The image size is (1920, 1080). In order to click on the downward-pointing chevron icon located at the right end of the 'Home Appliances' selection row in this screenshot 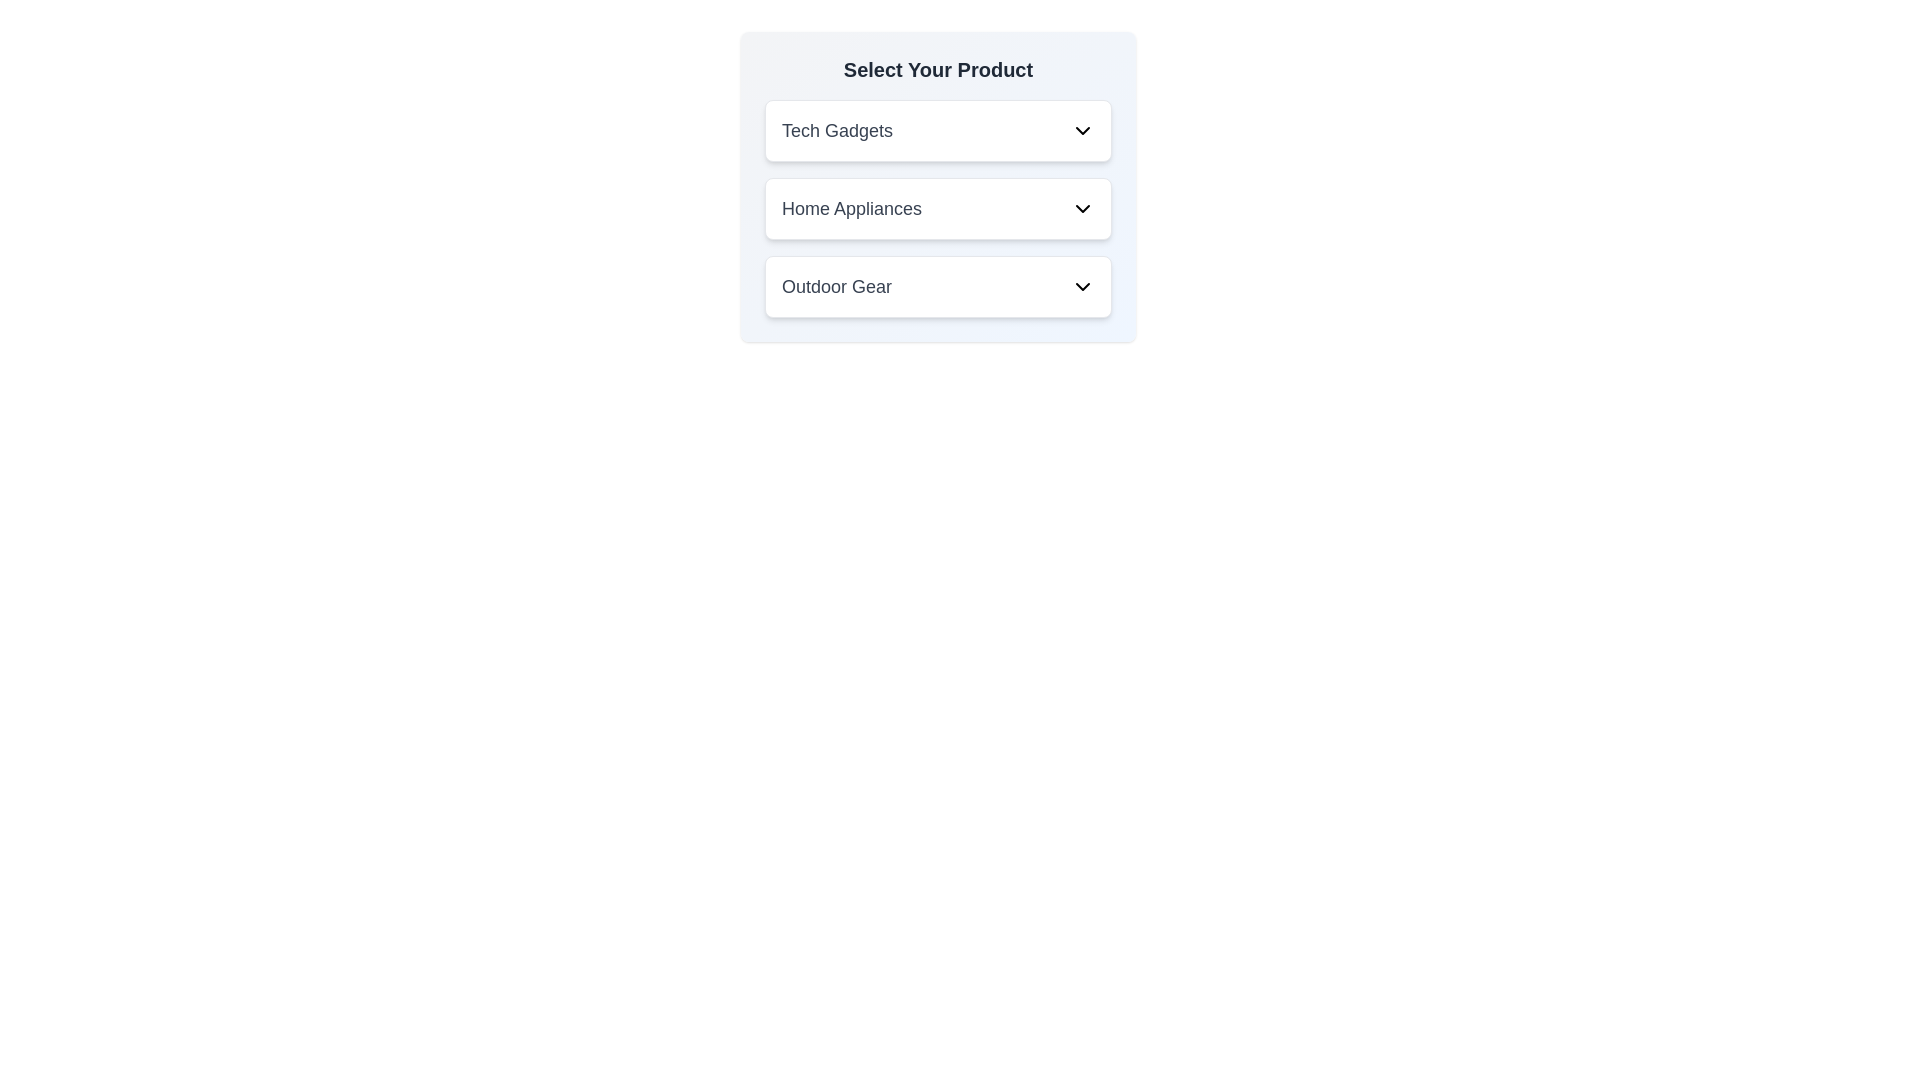, I will do `click(1082, 208)`.